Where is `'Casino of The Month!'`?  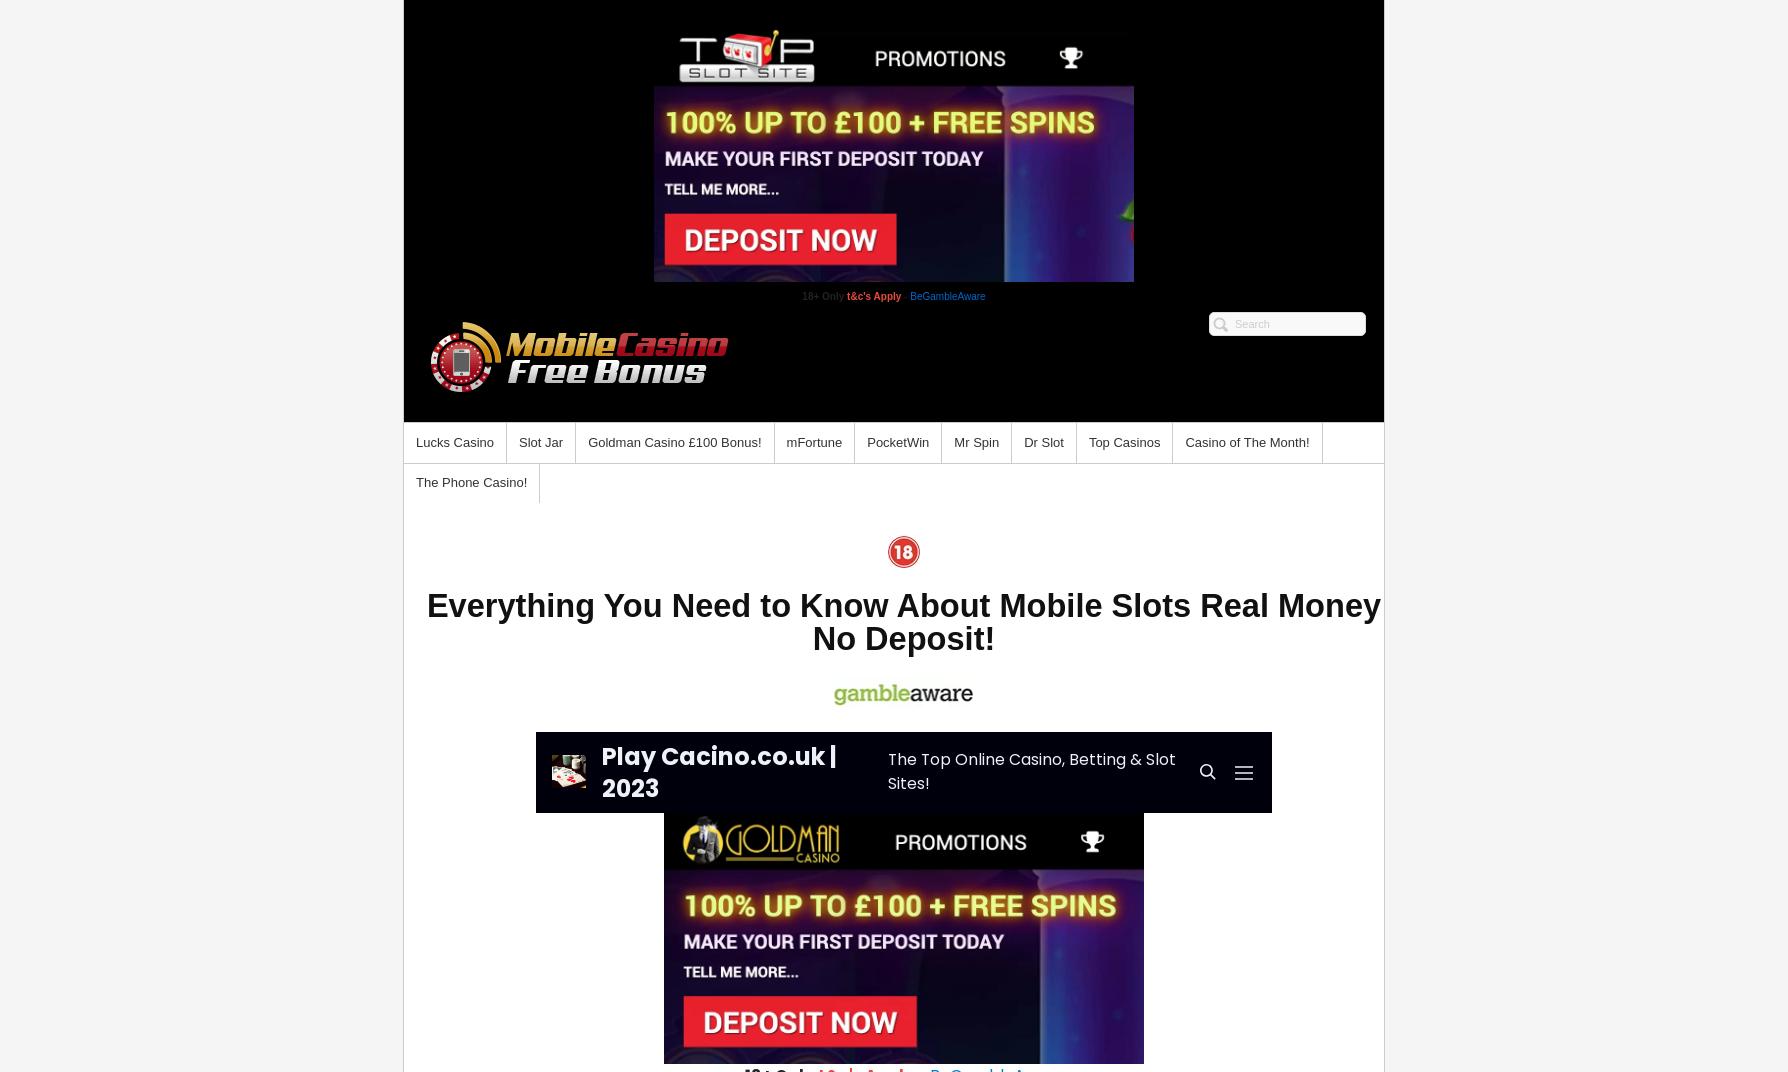
'Casino of The Month!' is located at coordinates (1245, 441).